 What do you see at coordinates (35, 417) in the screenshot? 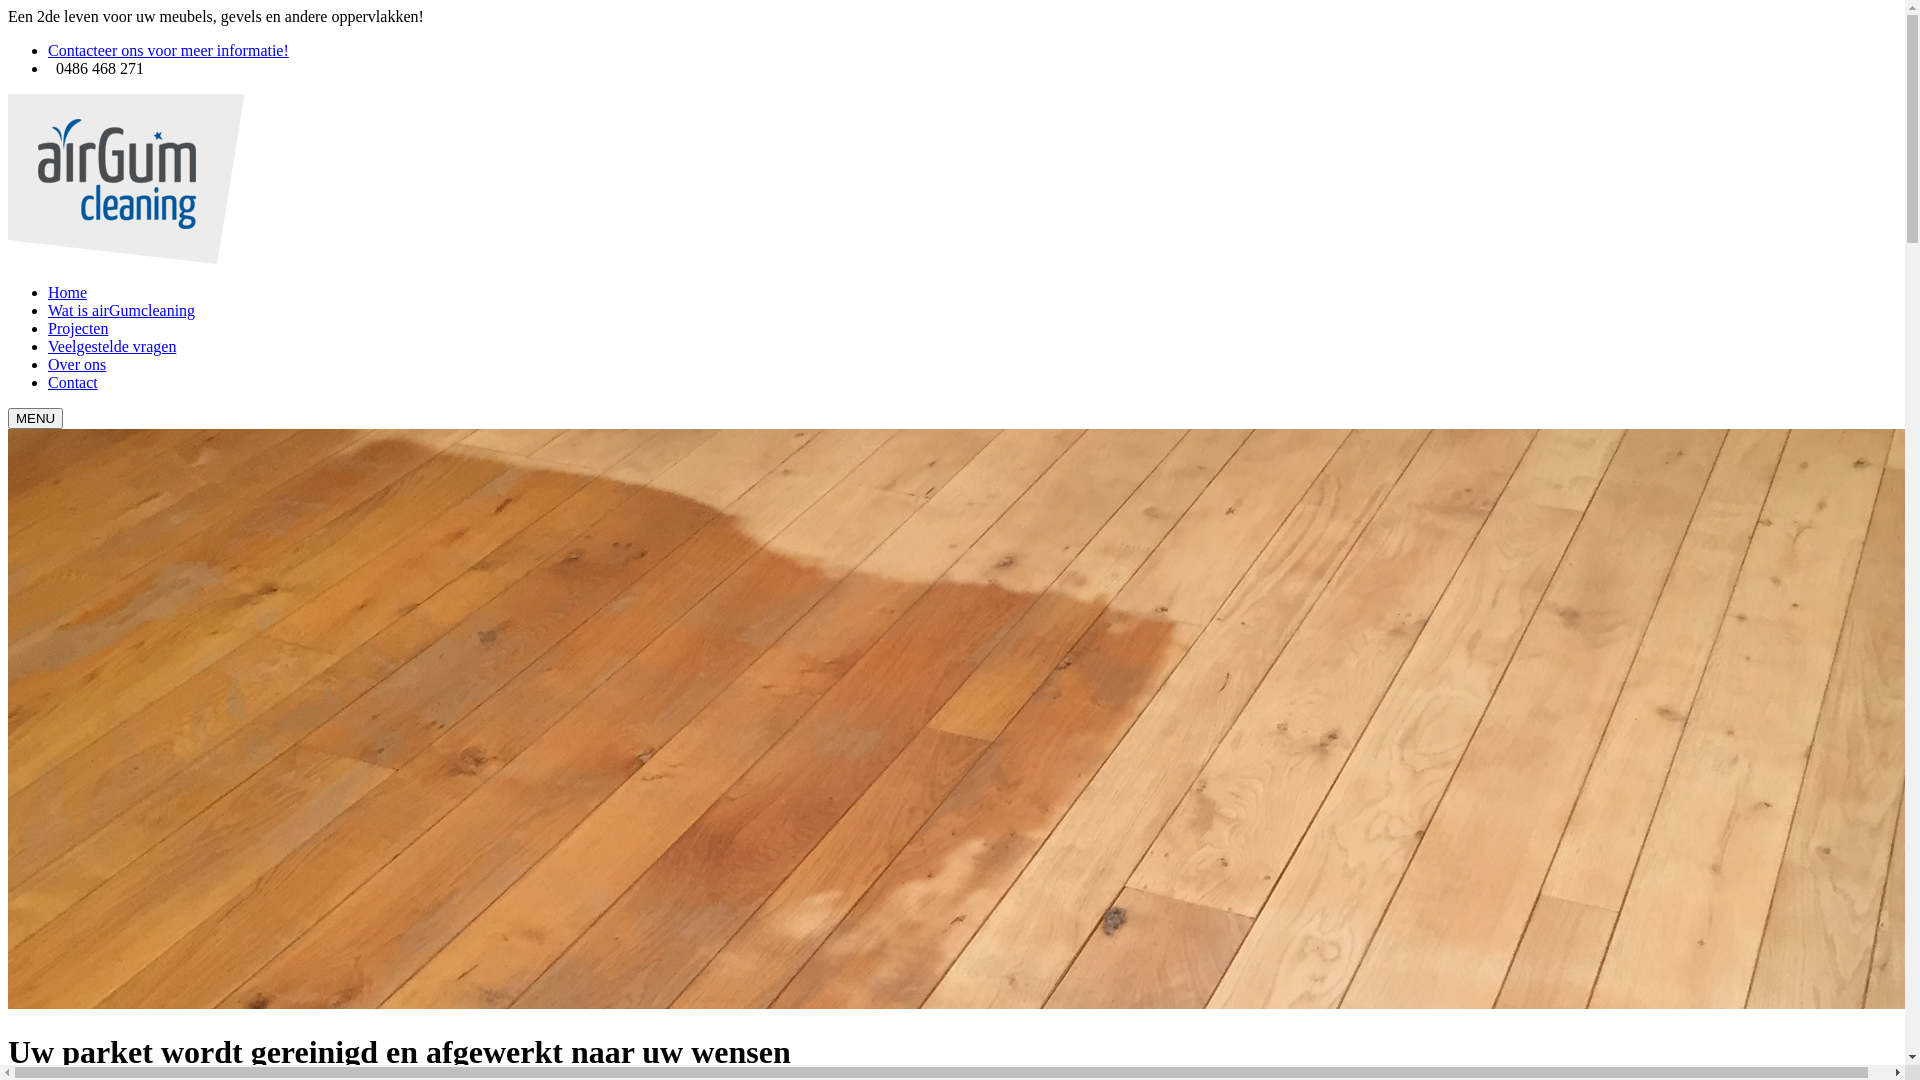
I see `'MENU'` at bounding box center [35, 417].